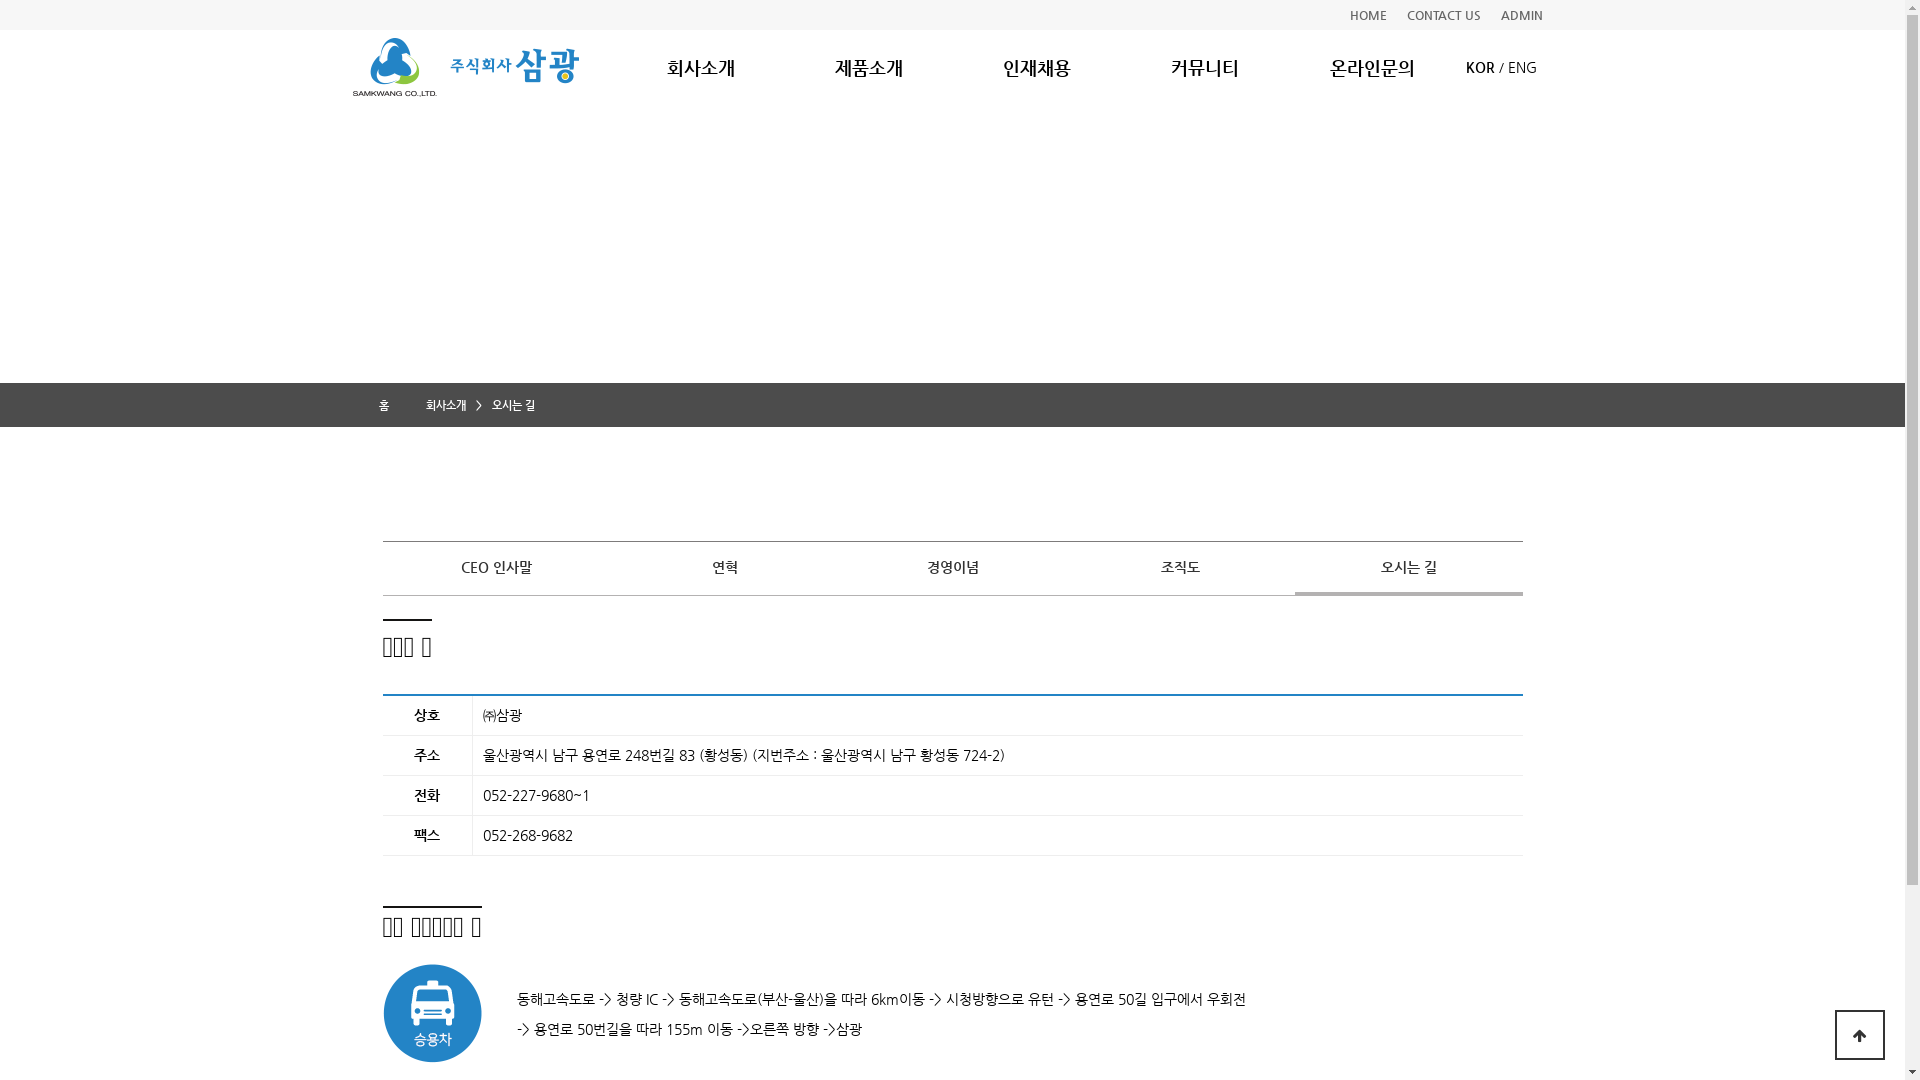  What do you see at coordinates (1465, 65) in the screenshot?
I see `'KOR'` at bounding box center [1465, 65].